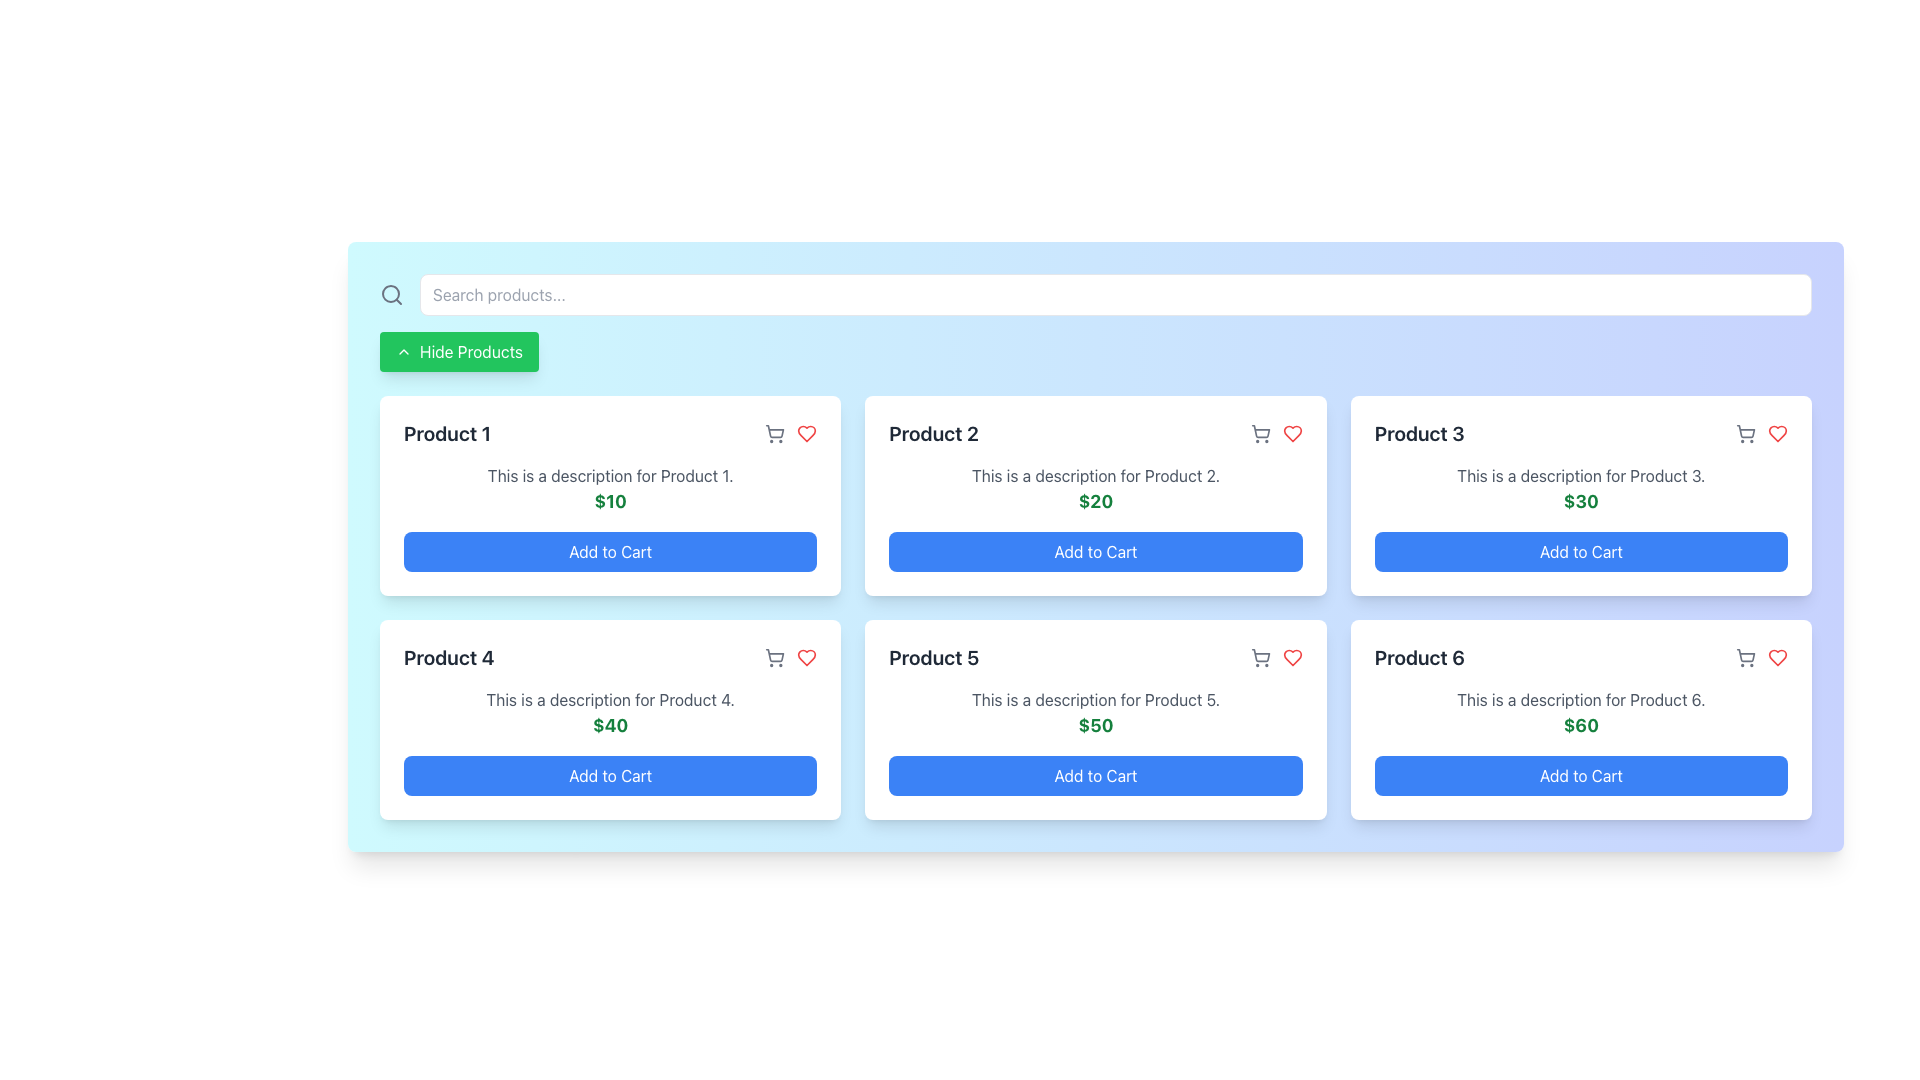 The width and height of the screenshot is (1920, 1080). What do you see at coordinates (1275, 433) in the screenshot?
I see `the heart icon in the group of icons located in the upper-right corner of the 'Product 2' card` at bounding box center [1275, 433].